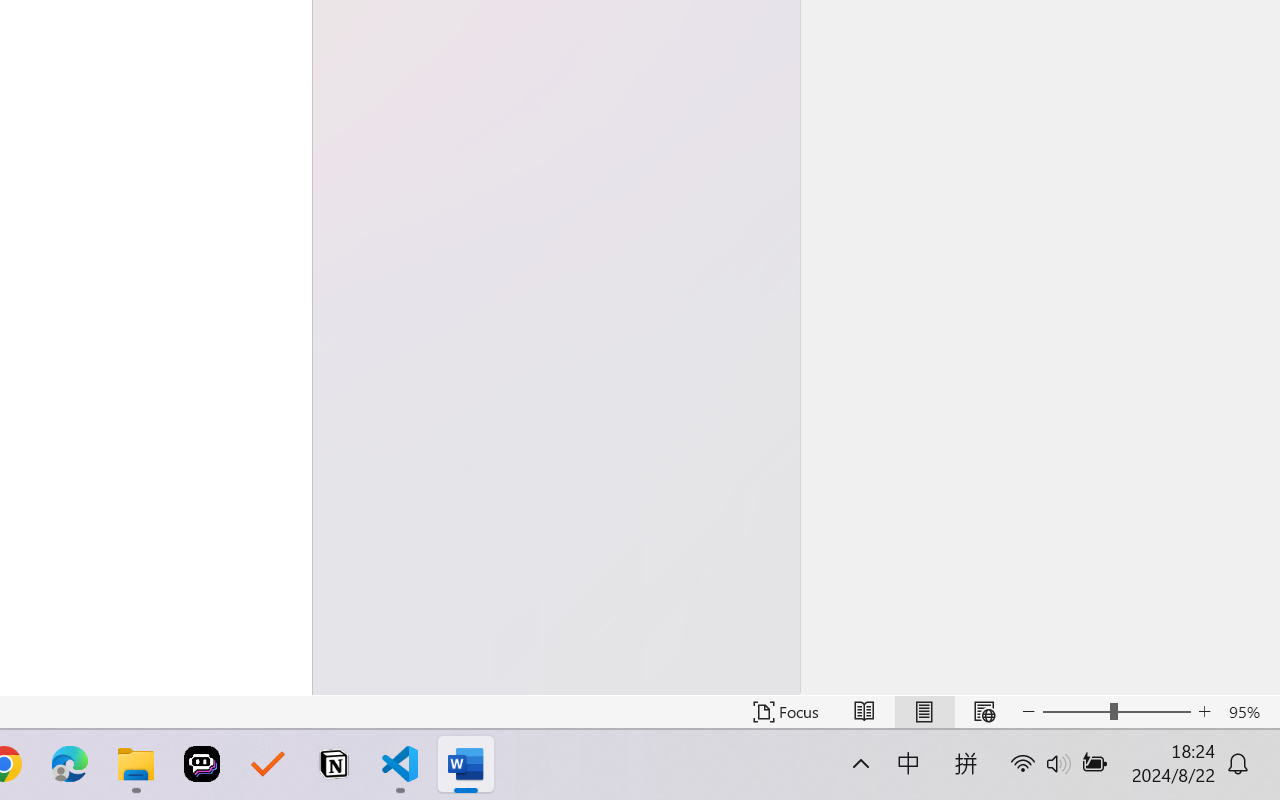  I want to click on 'Zoom 95%', so click(1248, 711).